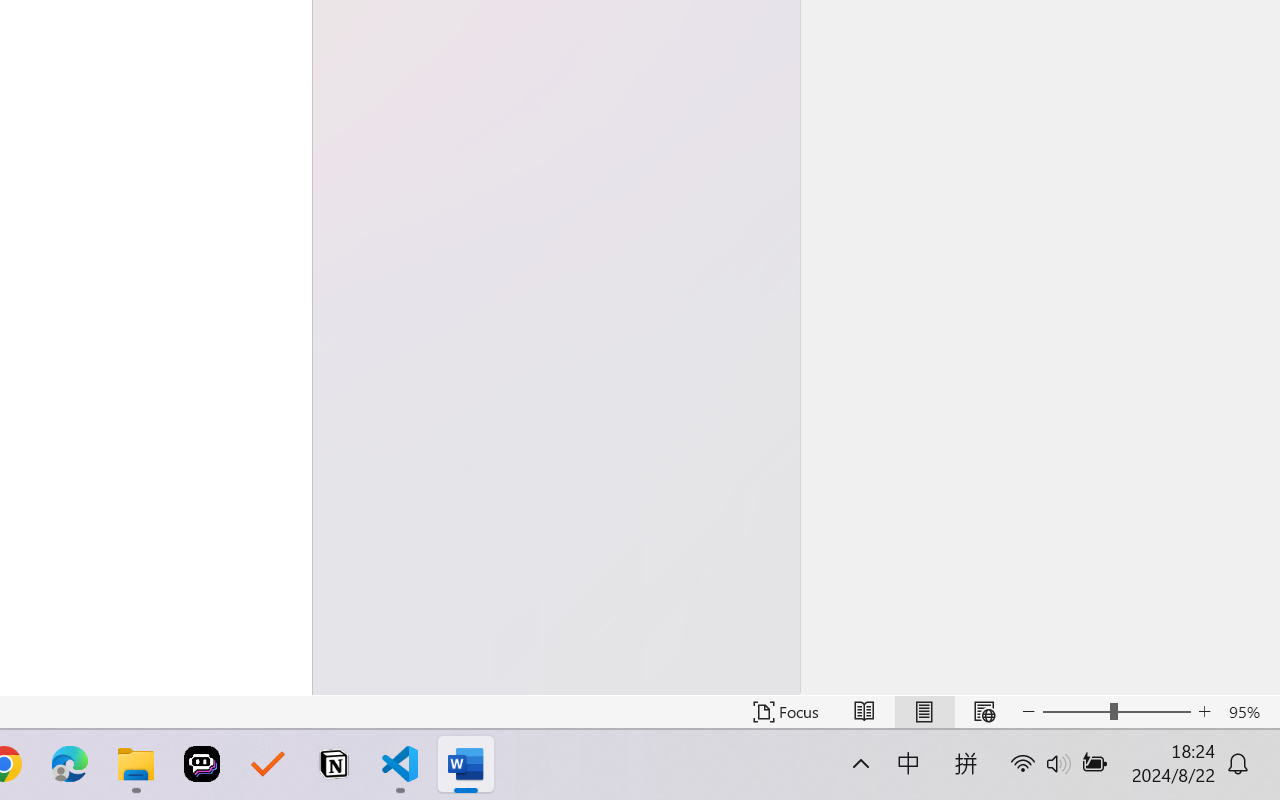  I want to click on 'Zoom 95%', so click(1248, 711).